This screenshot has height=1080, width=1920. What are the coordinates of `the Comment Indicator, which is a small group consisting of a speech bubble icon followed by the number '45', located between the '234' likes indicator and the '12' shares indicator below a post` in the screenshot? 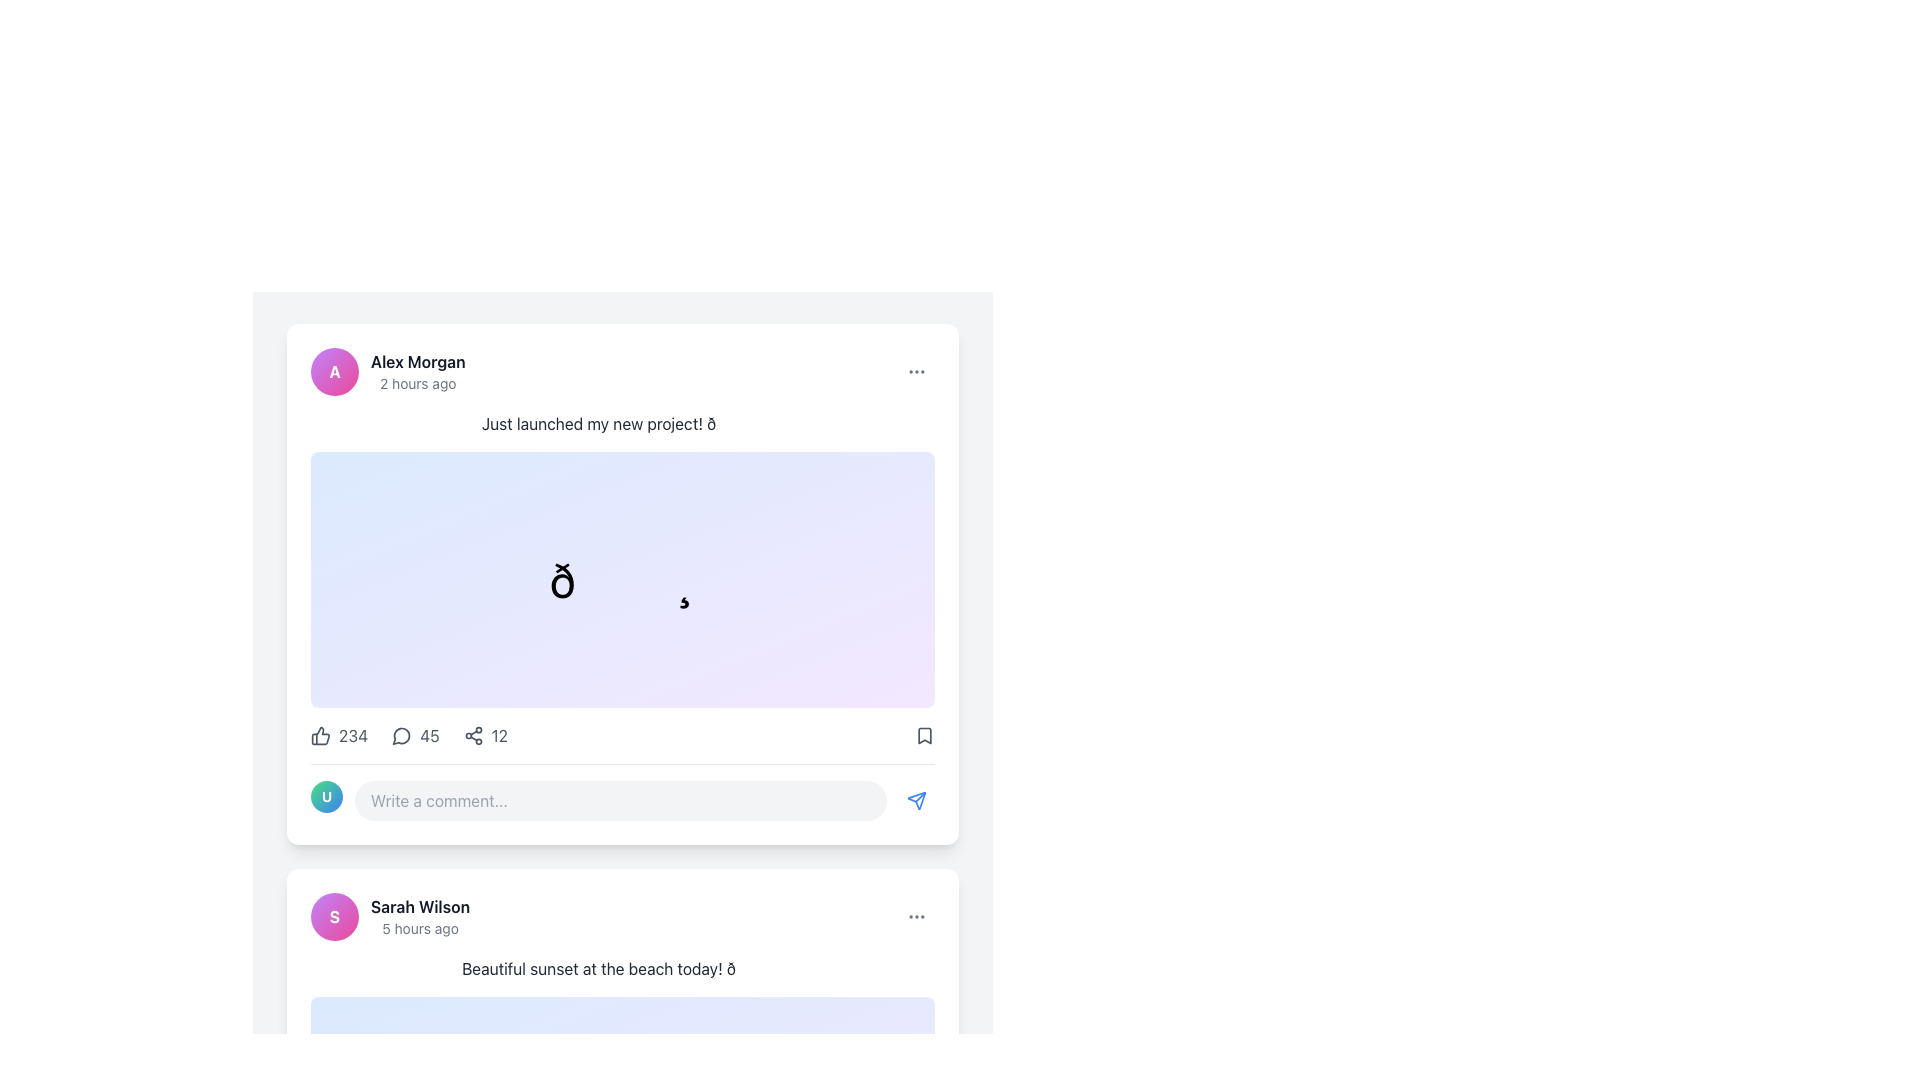 It's located at (414, 736).